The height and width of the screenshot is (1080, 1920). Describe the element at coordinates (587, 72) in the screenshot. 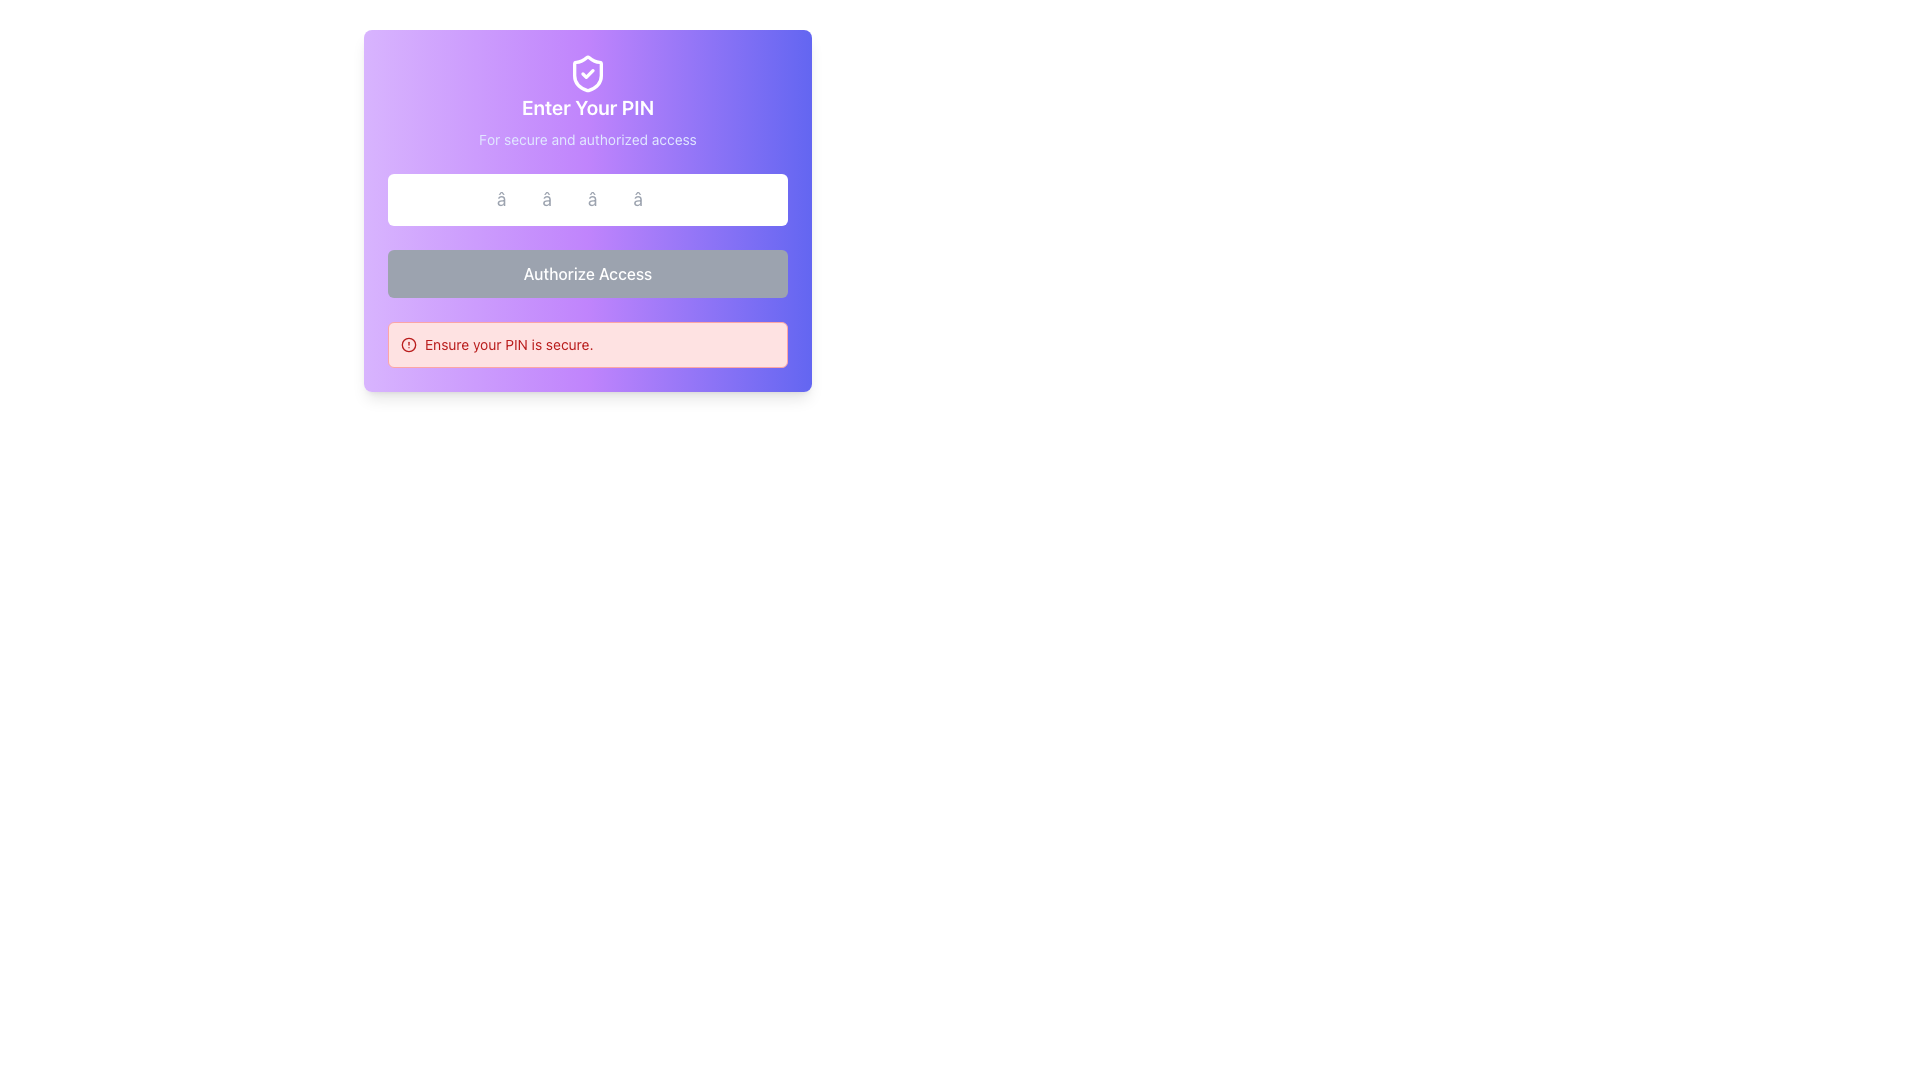

I see `the shield-shaped icon with a check symbol, which is located at the top-center of the form, above the 'Enter Your PIN' text` at that location.